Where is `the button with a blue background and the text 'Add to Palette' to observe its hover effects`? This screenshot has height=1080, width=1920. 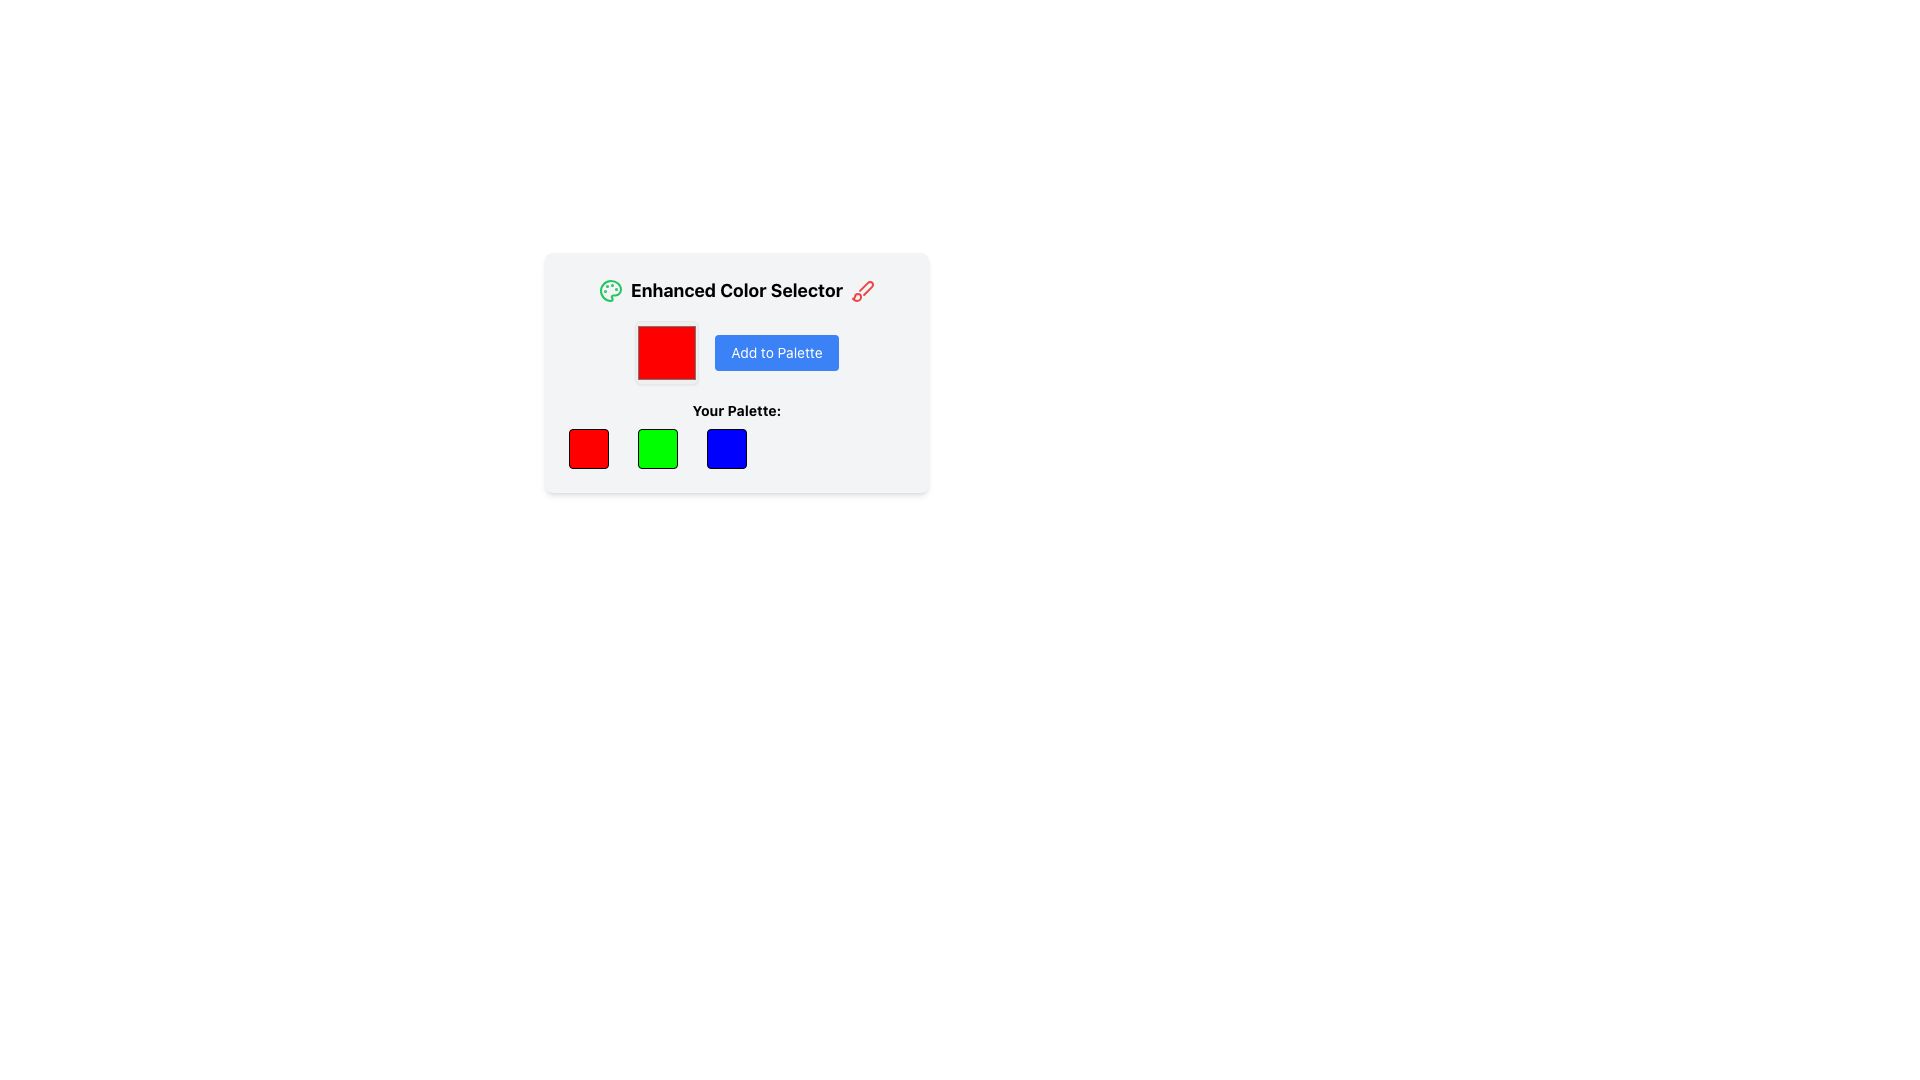 the button with a blue background and the text 'Add to Palette' to observe its hover effects is located at coordinates (735, 352).